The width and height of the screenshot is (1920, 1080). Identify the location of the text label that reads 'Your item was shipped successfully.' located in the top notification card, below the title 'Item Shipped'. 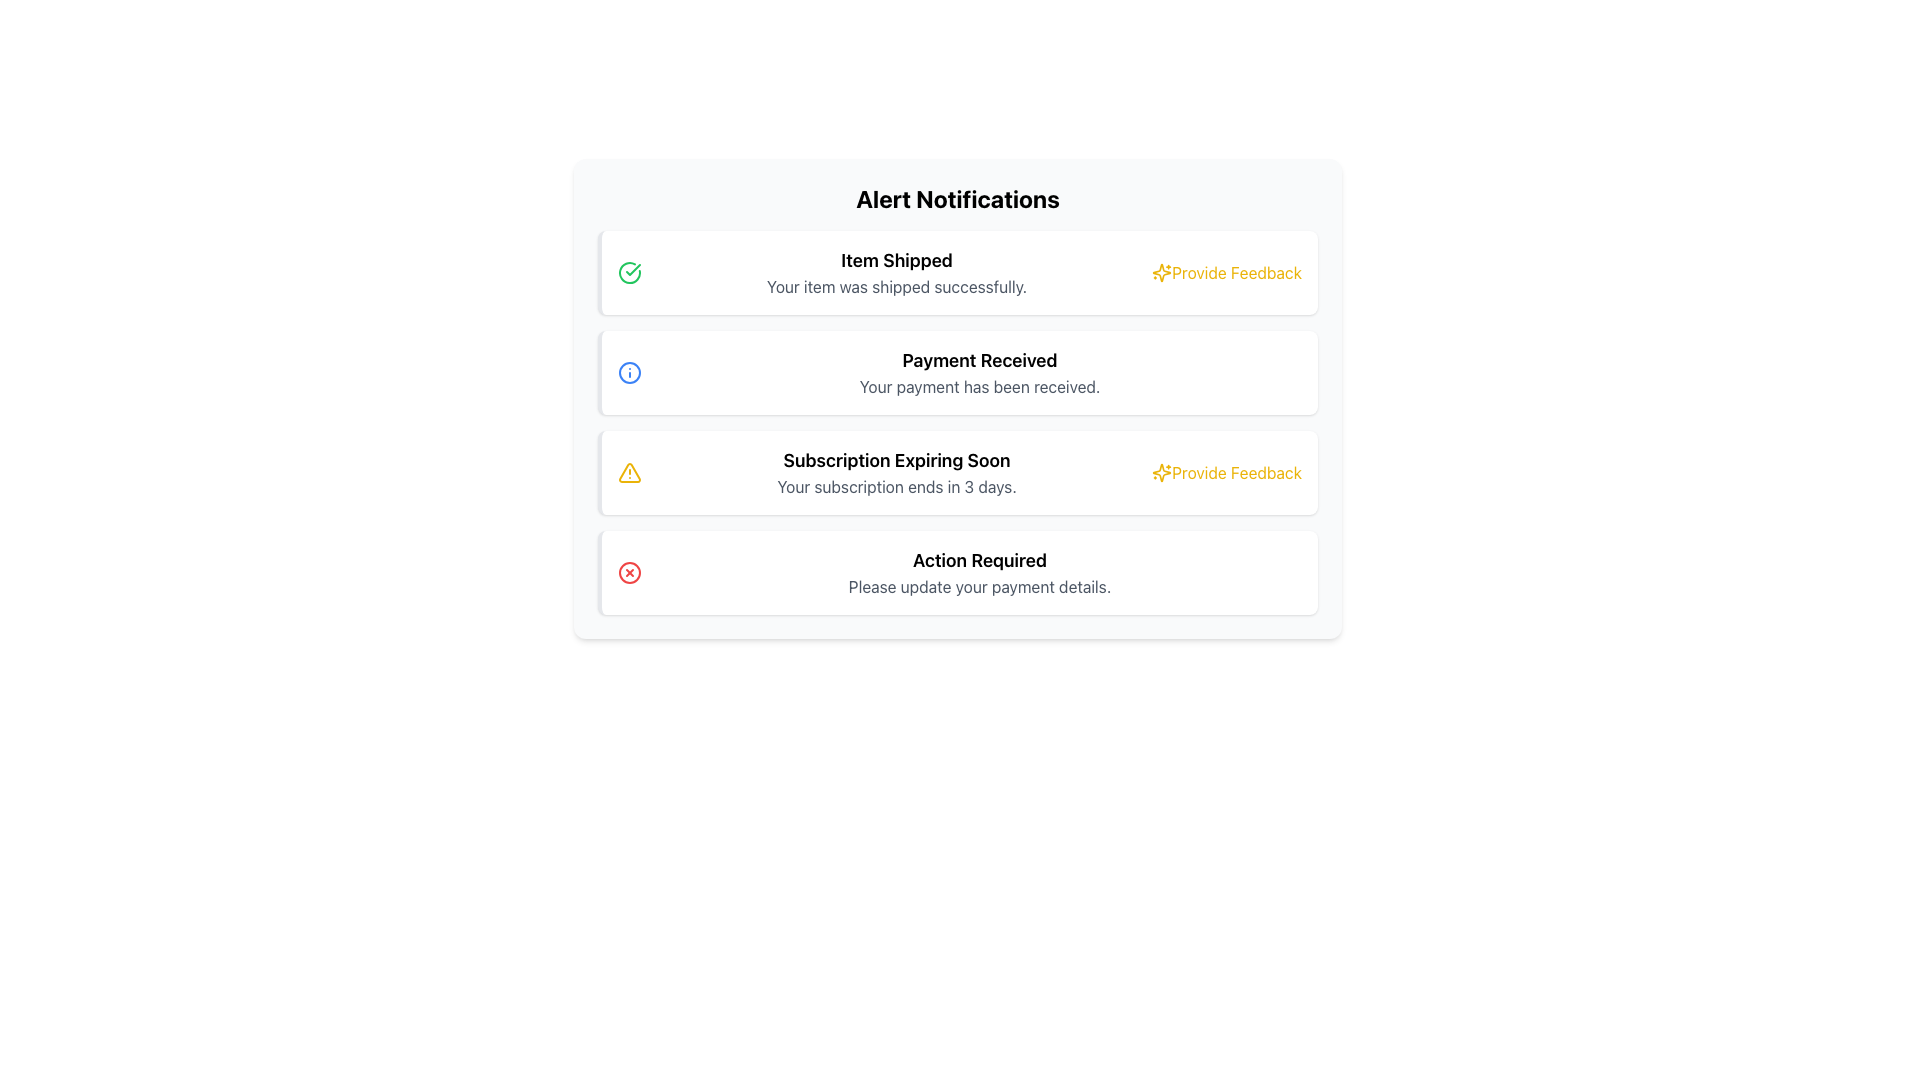
(896, 286).